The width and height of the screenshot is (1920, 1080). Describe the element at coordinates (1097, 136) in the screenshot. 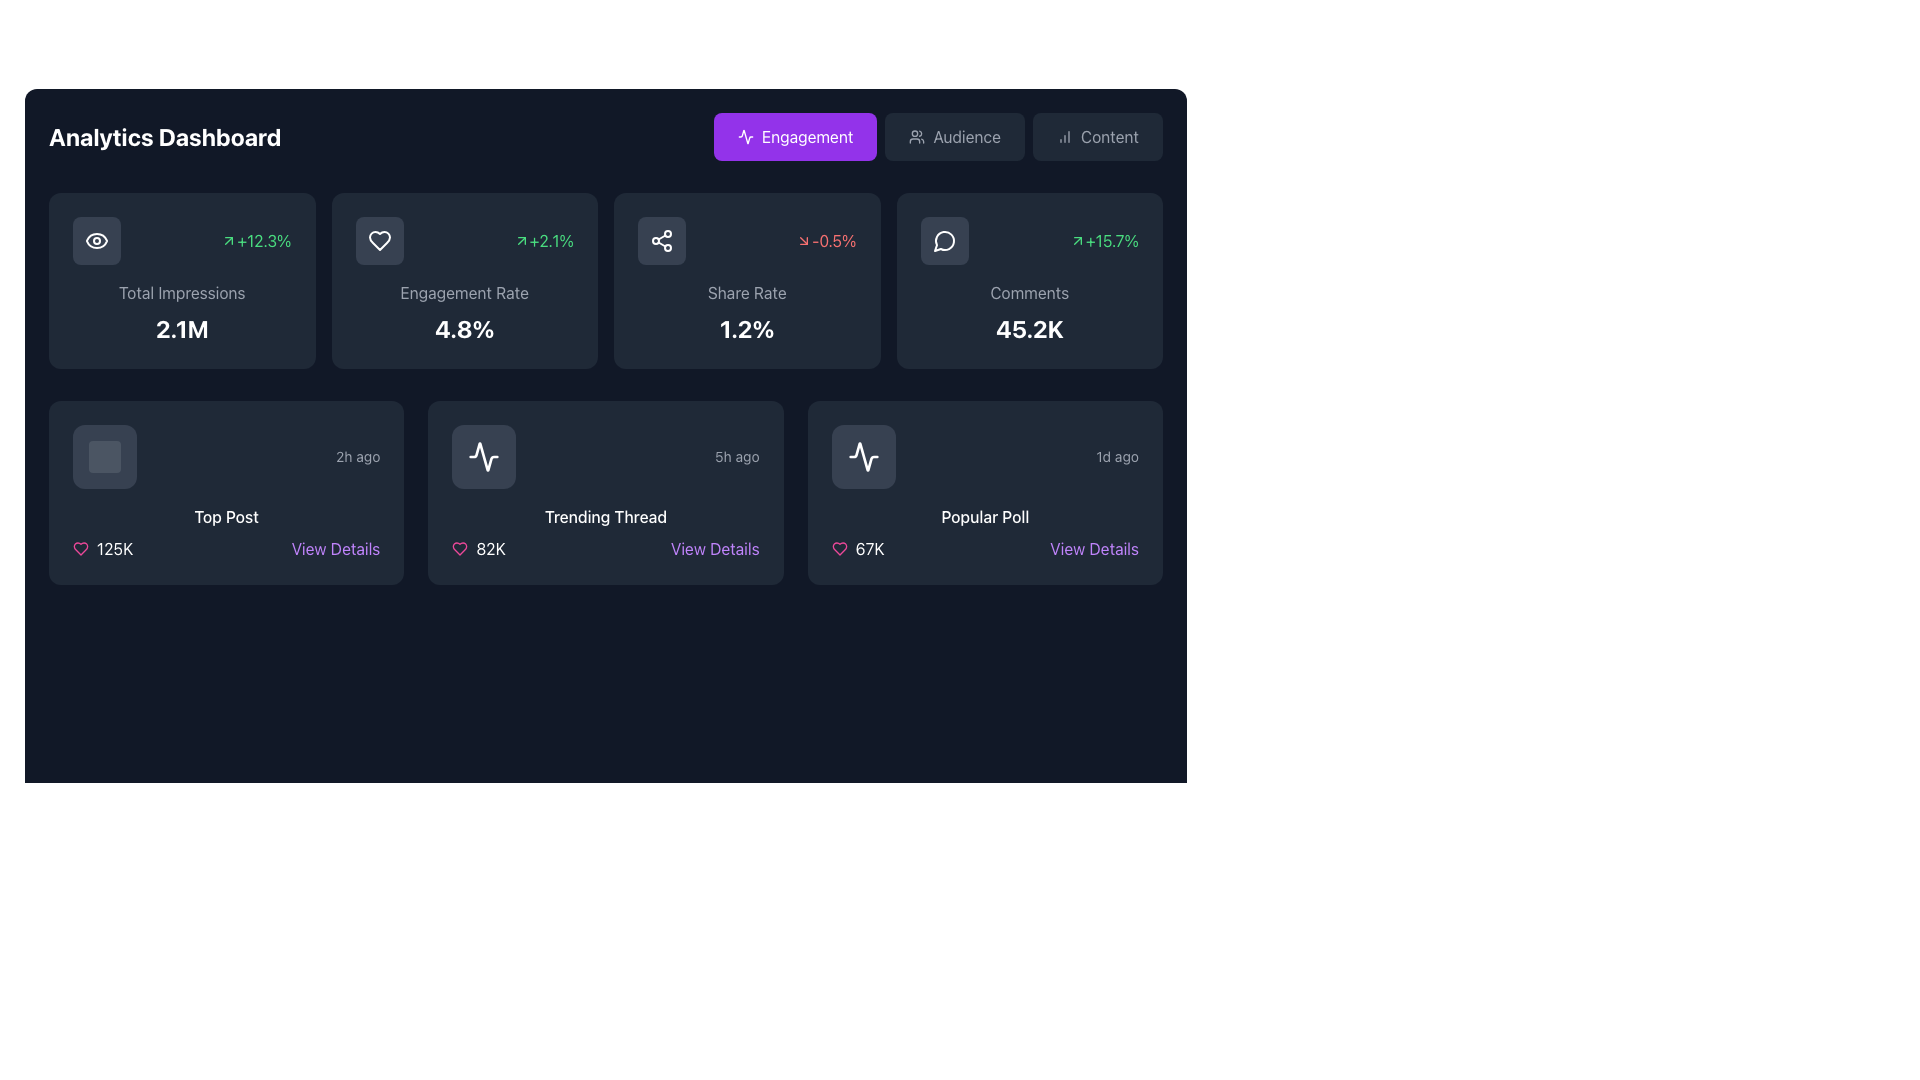

I see `the 'Content' button located at the top-right corner of the interface` at that location.